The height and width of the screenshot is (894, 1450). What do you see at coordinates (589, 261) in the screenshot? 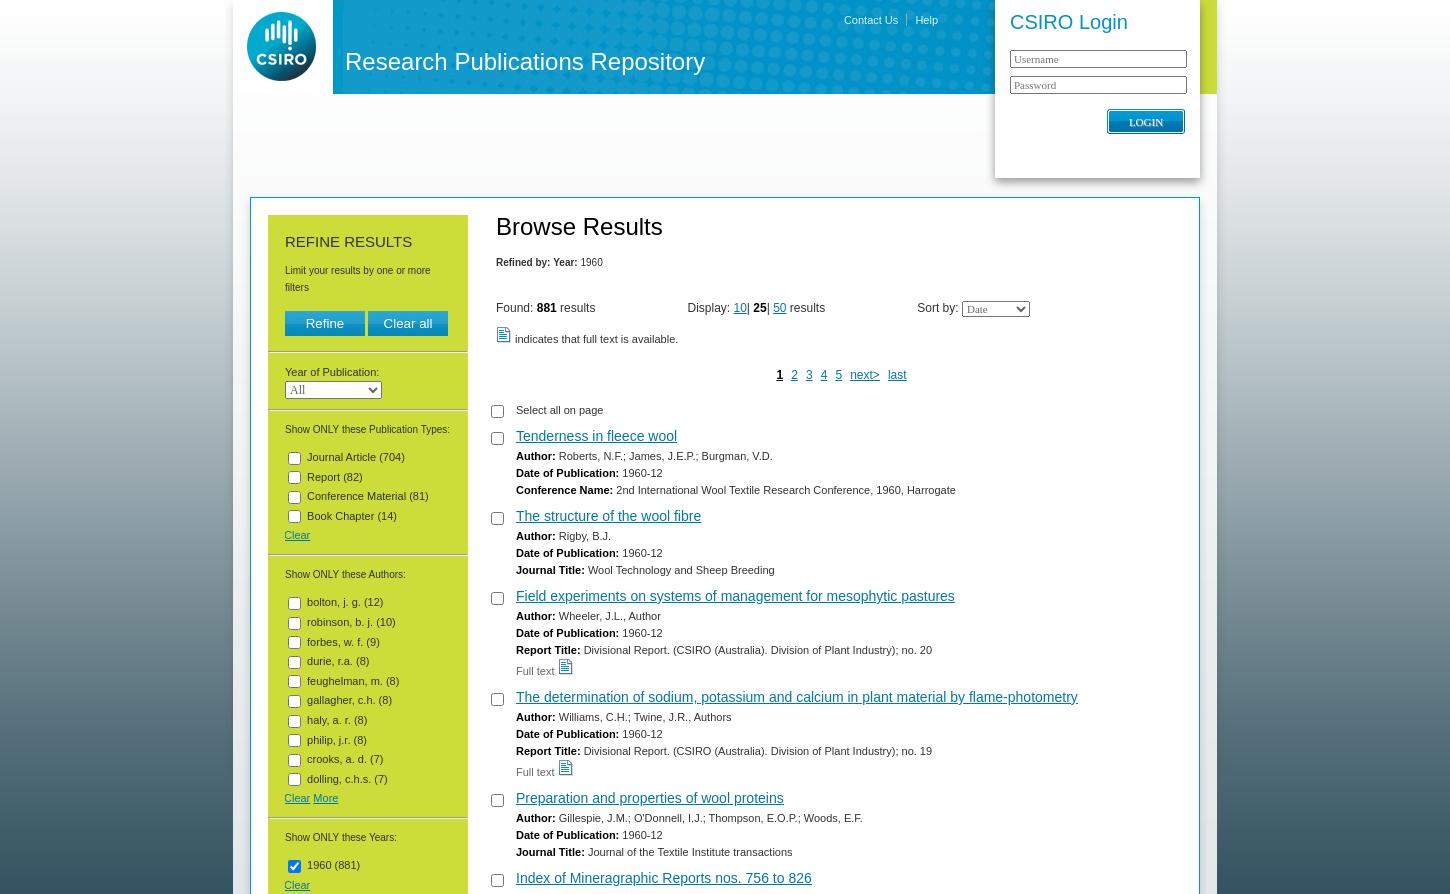
I see `'1960'` at bounding box center [589, 261].